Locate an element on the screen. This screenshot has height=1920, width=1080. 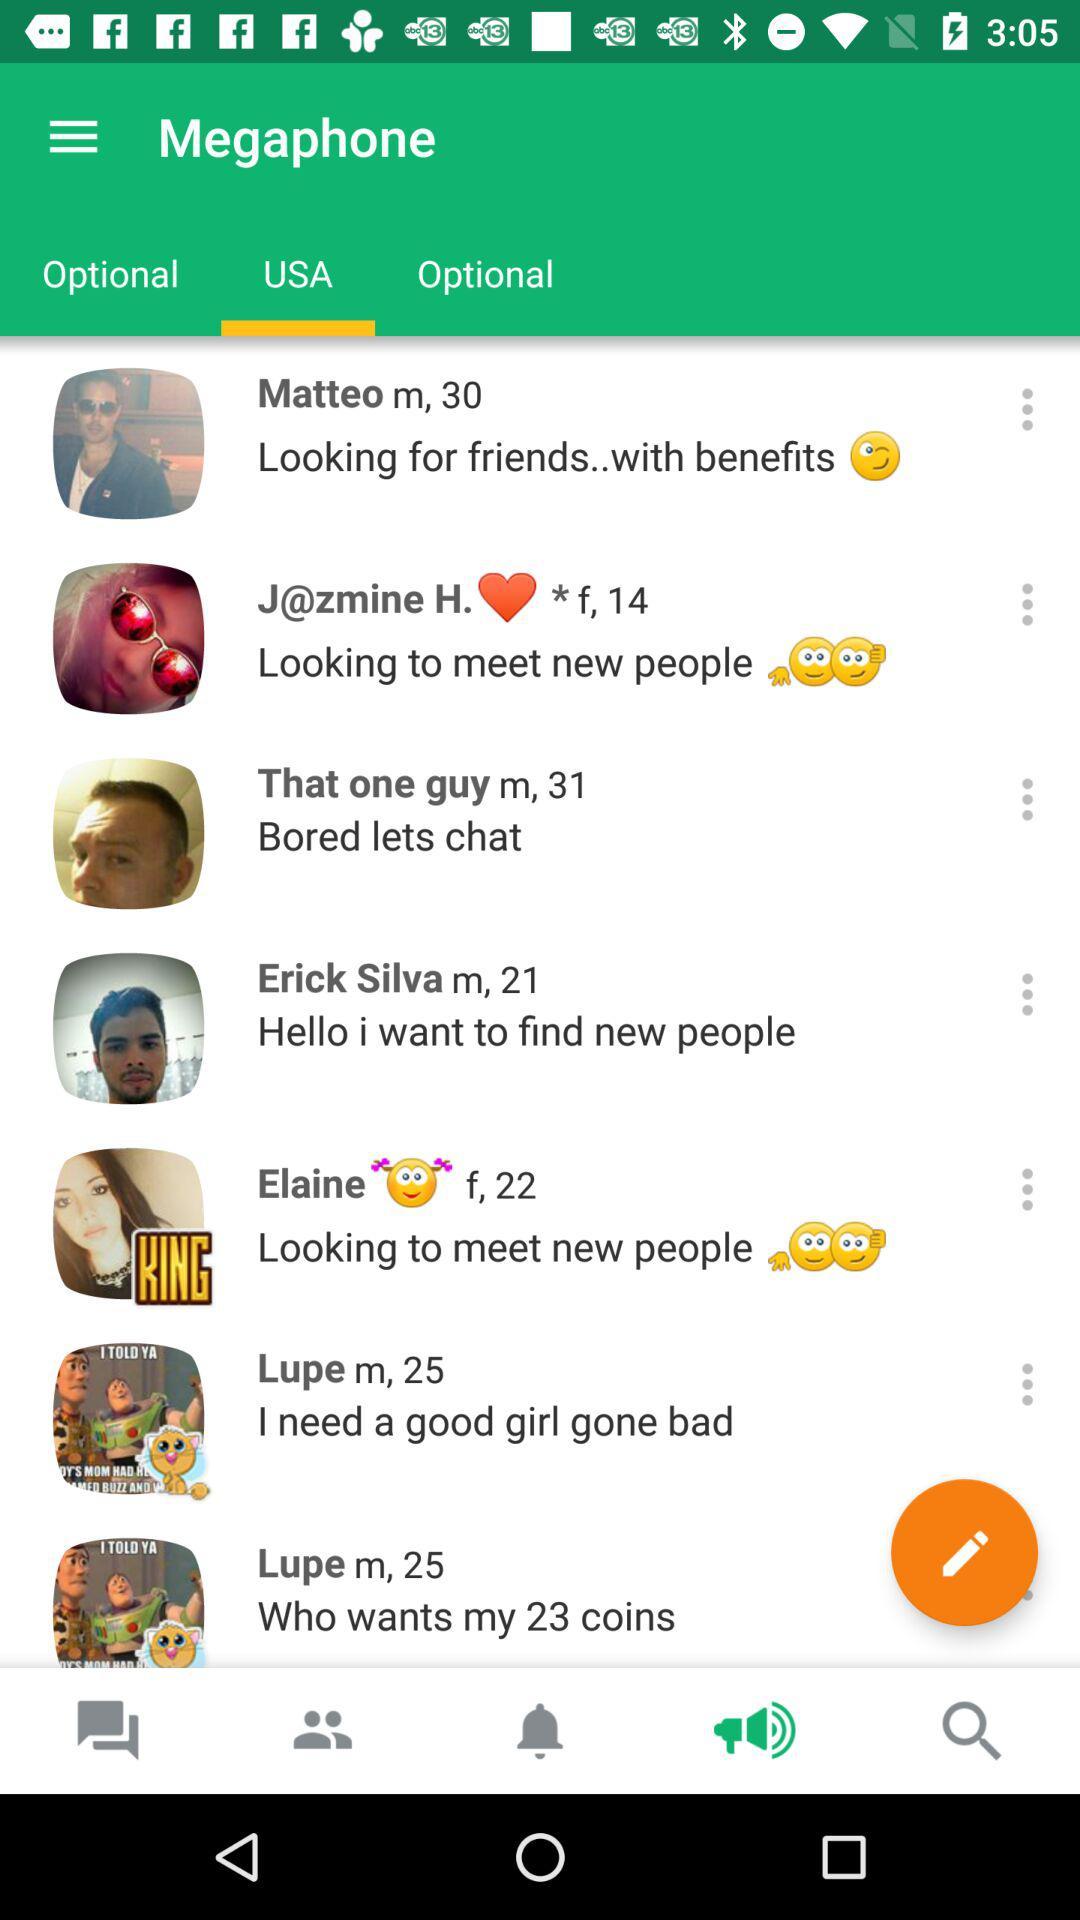
more options is located at coordinates (1027, 1578).